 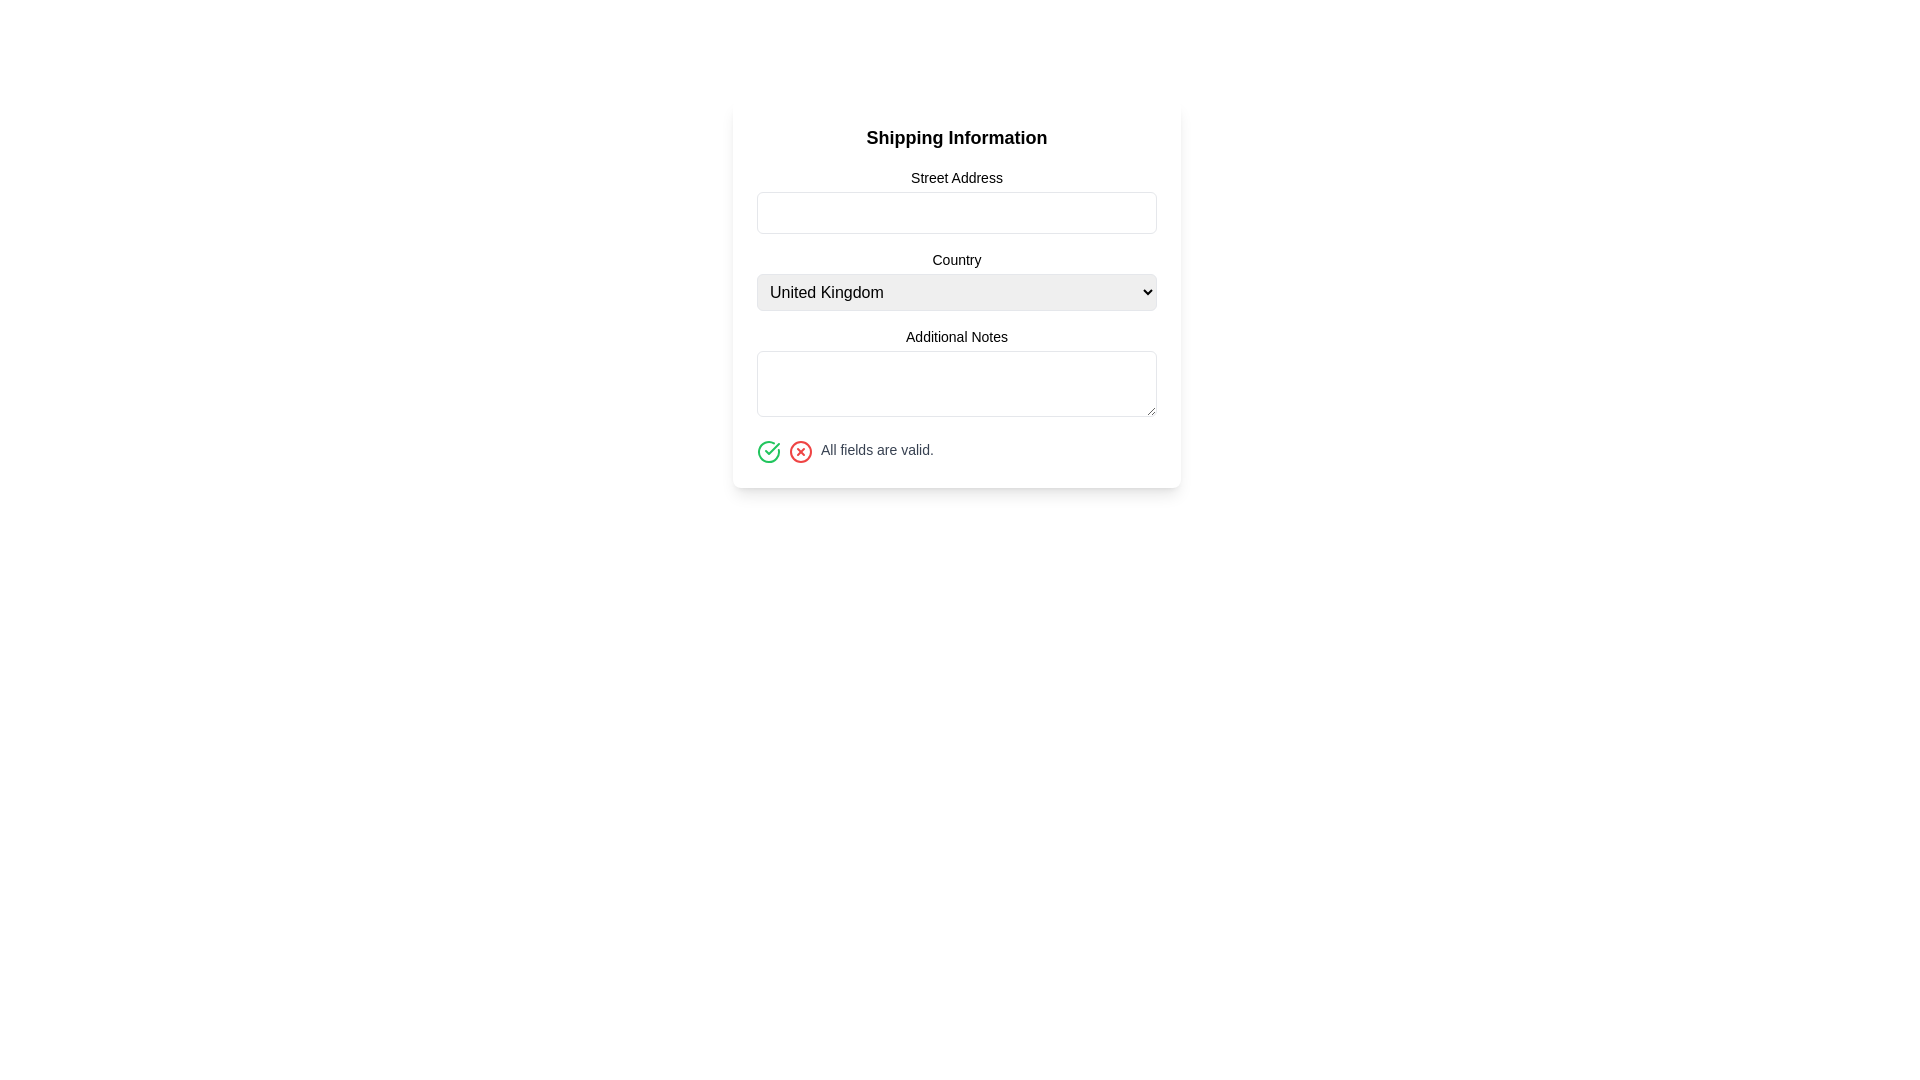 What do you see at coordinates (801, 451) in the screenshot?
I see `the error icon located to the right of the green checkmark, which indicates an invalid state below the 'Additional Notes' section` at bounding box center [801, 451].